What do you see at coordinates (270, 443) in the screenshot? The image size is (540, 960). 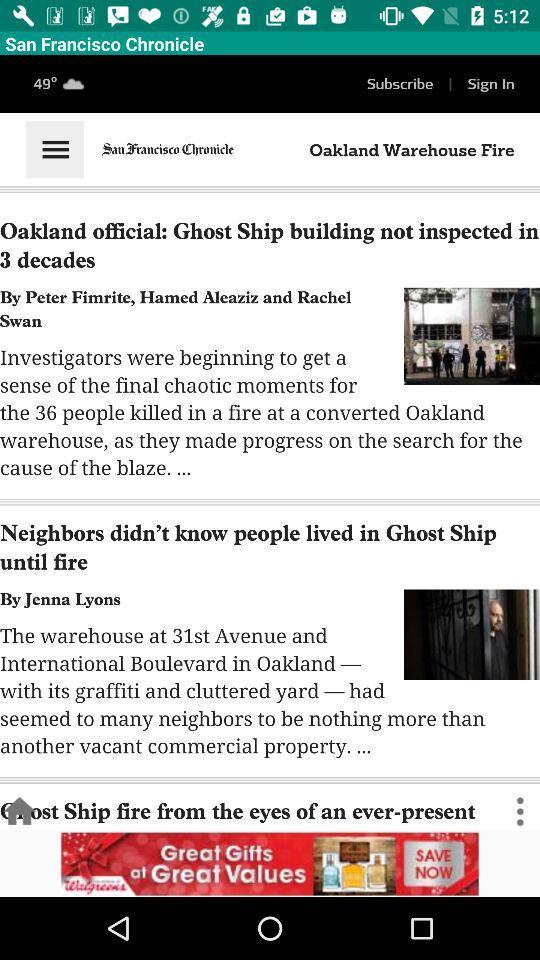 I see `read text` at bounding box center [270, 443].